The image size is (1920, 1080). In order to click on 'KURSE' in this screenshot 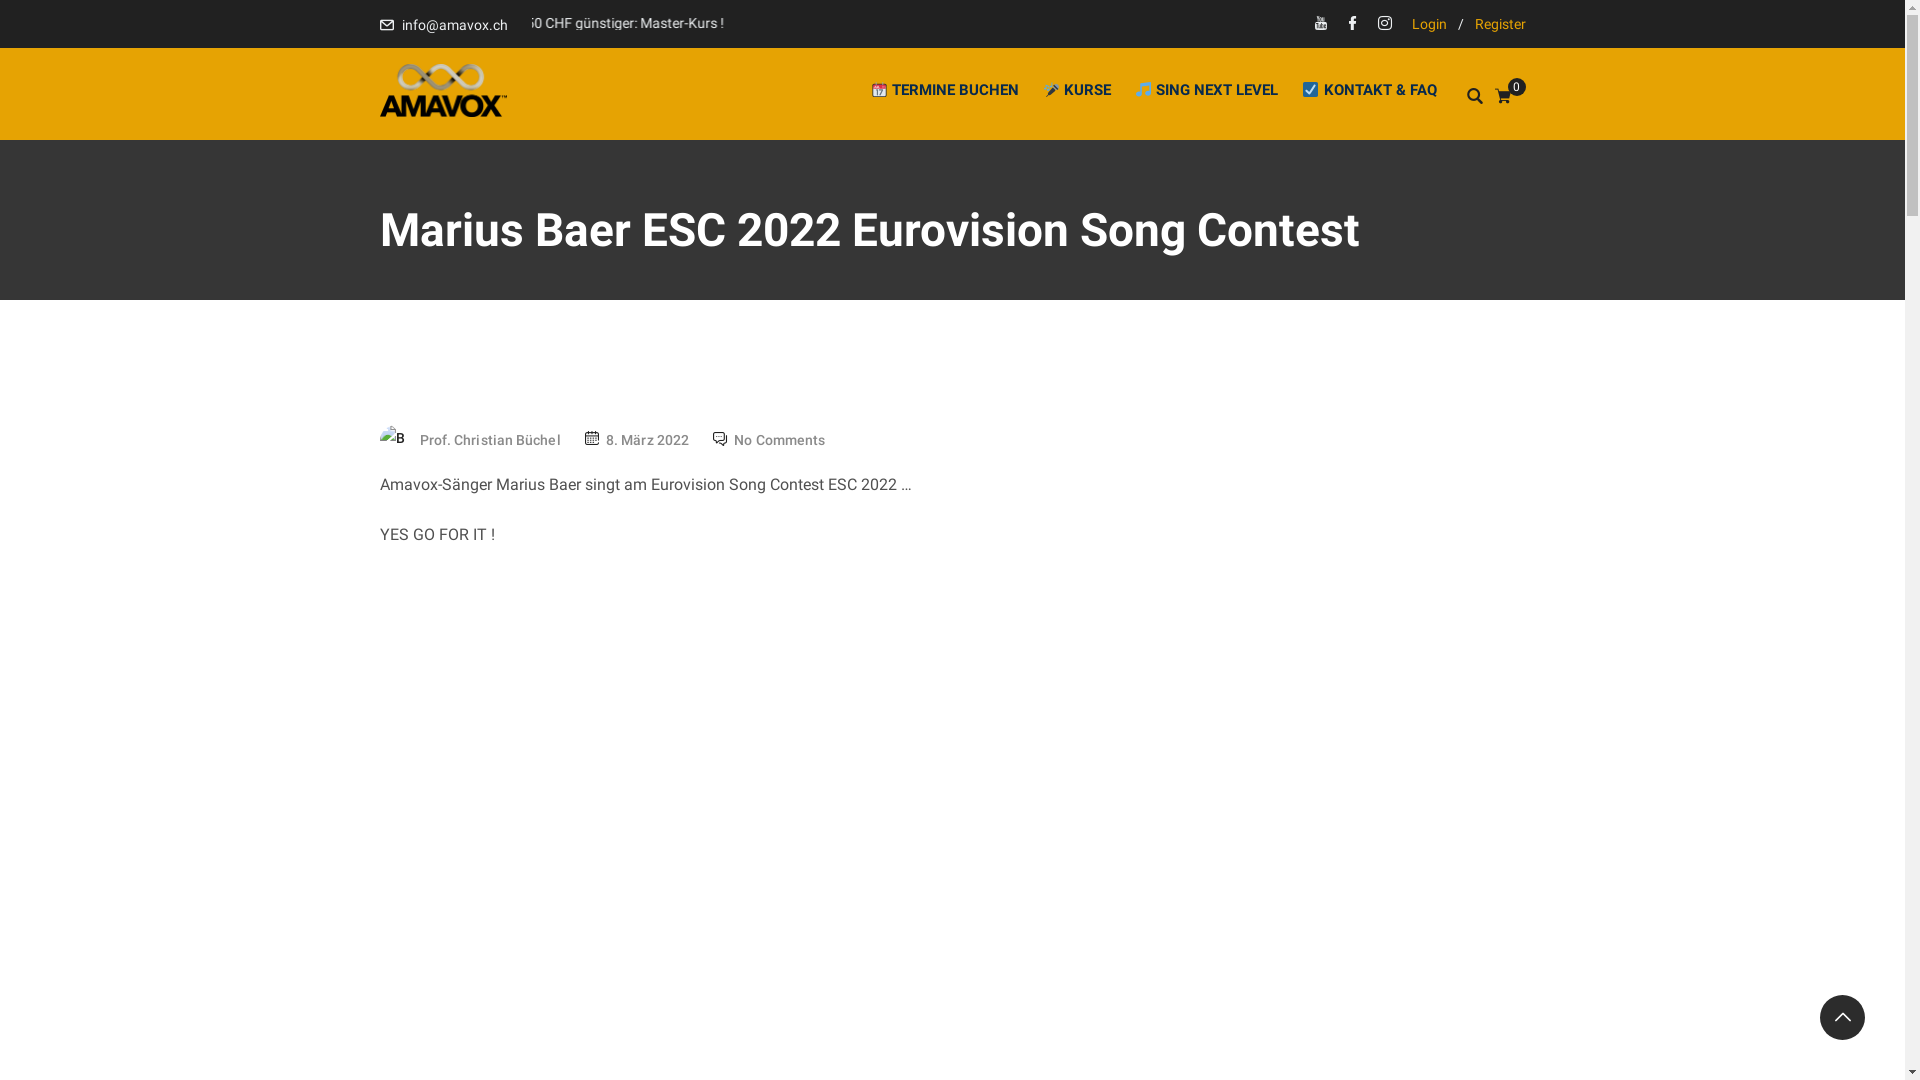, I will do `click(1032, 88)`.